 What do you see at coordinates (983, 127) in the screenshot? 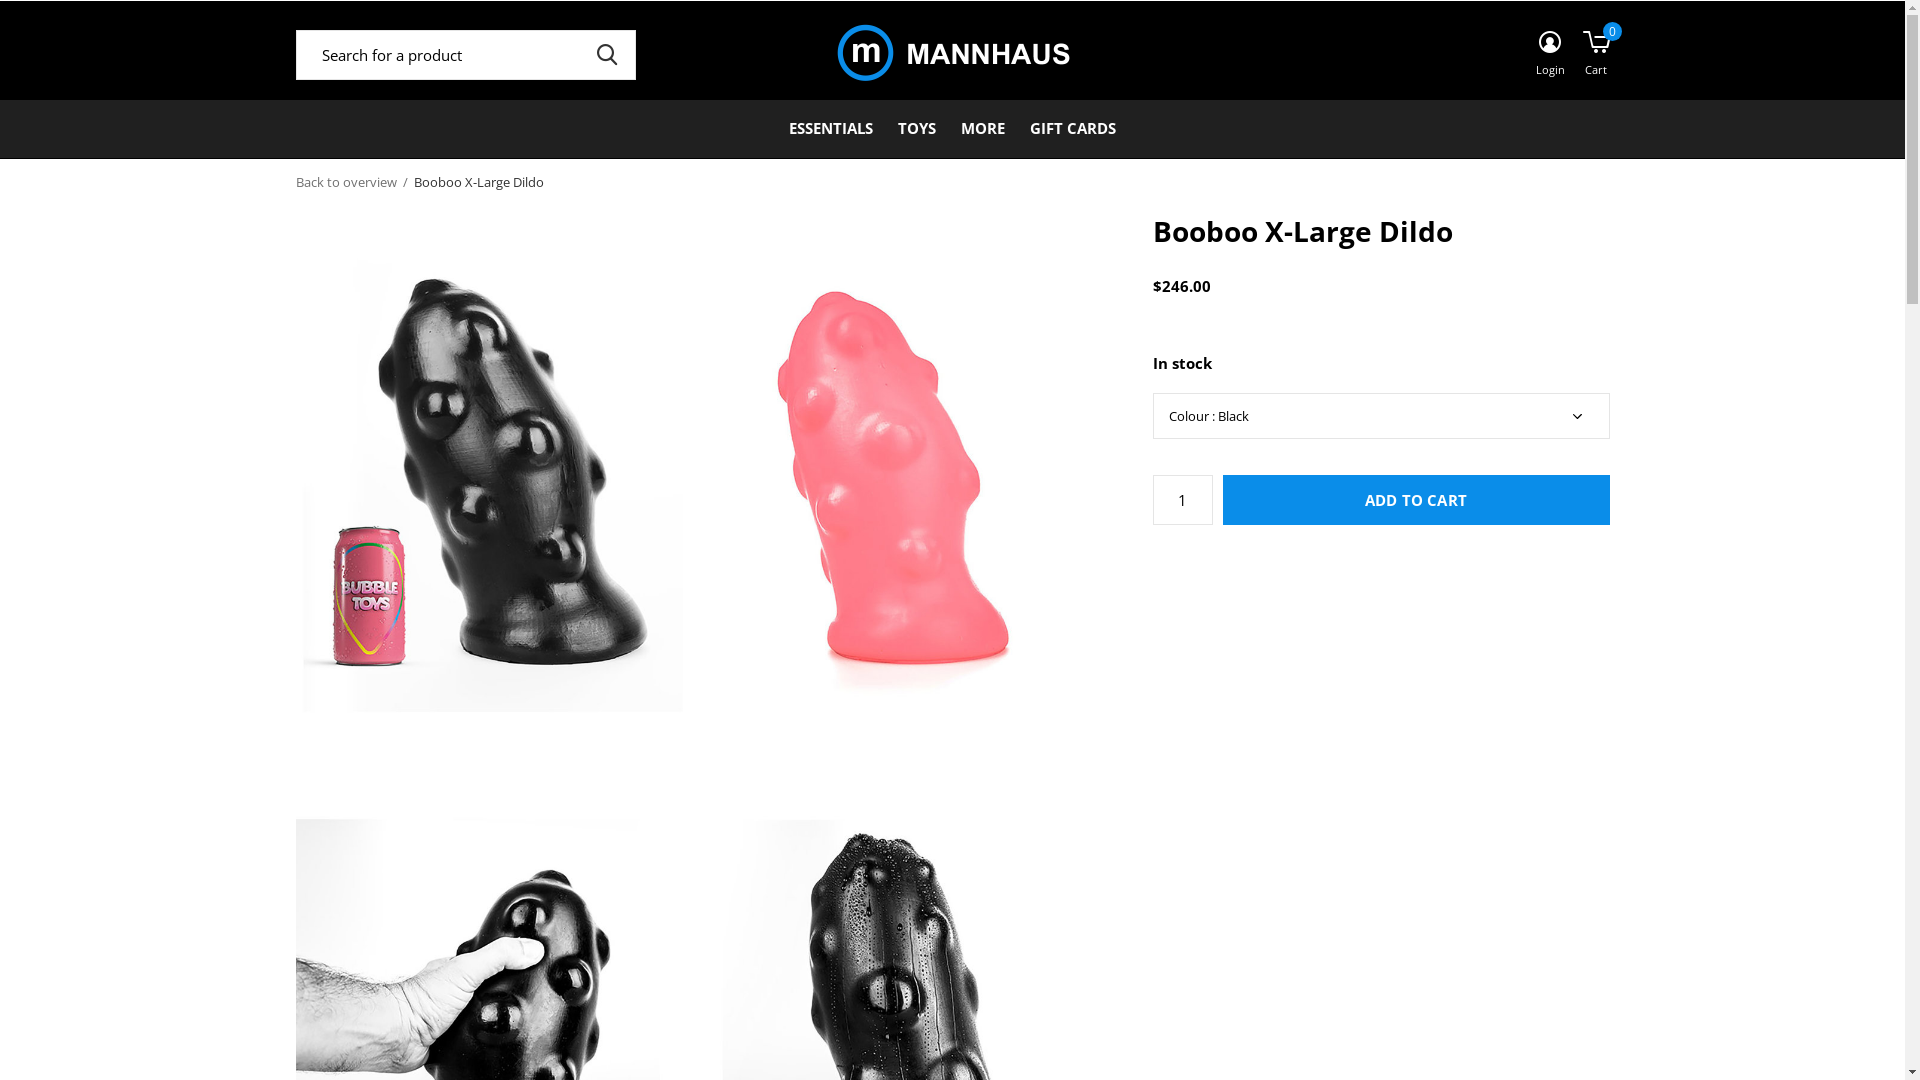
I see `'MORE'` at bounding box center [983, 127].